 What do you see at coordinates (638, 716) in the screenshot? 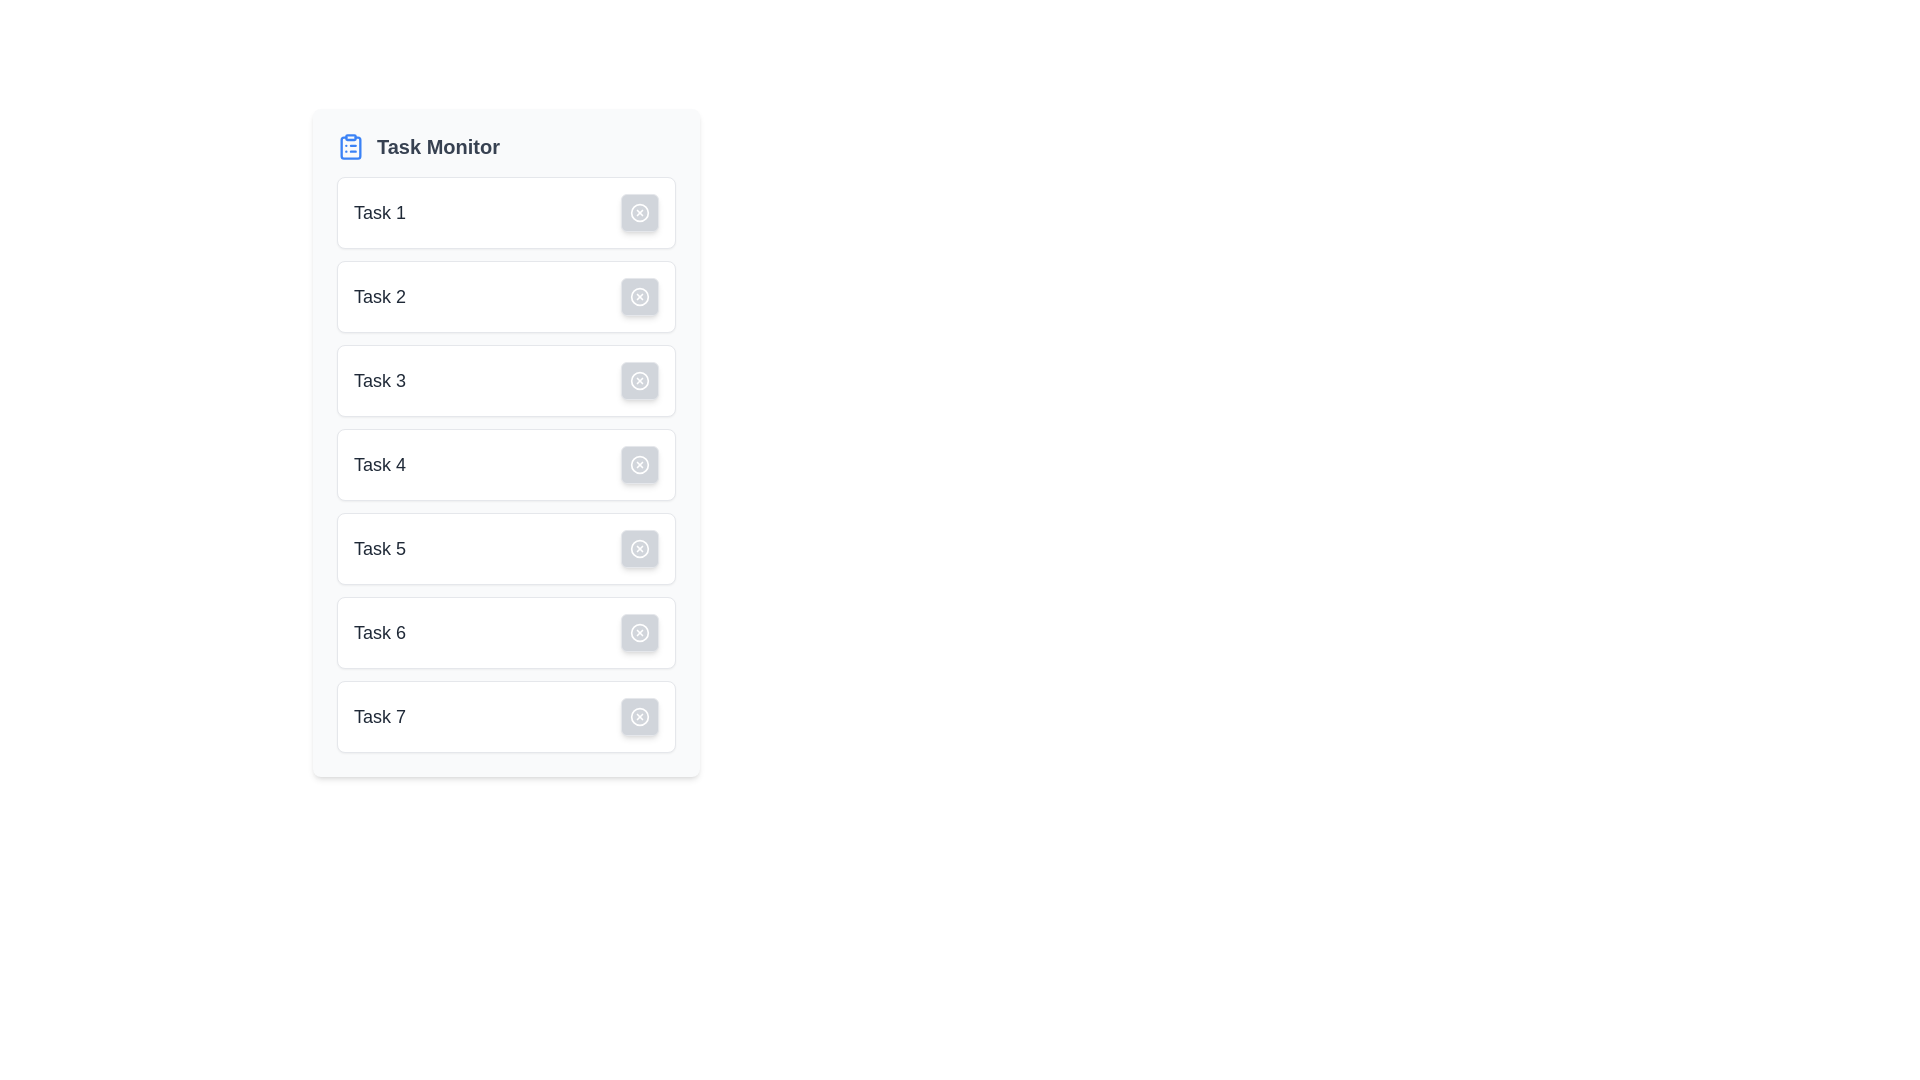
I see `the close or delete icon for 'Task 7' in the task management panel` at bounding box center [638, 716].